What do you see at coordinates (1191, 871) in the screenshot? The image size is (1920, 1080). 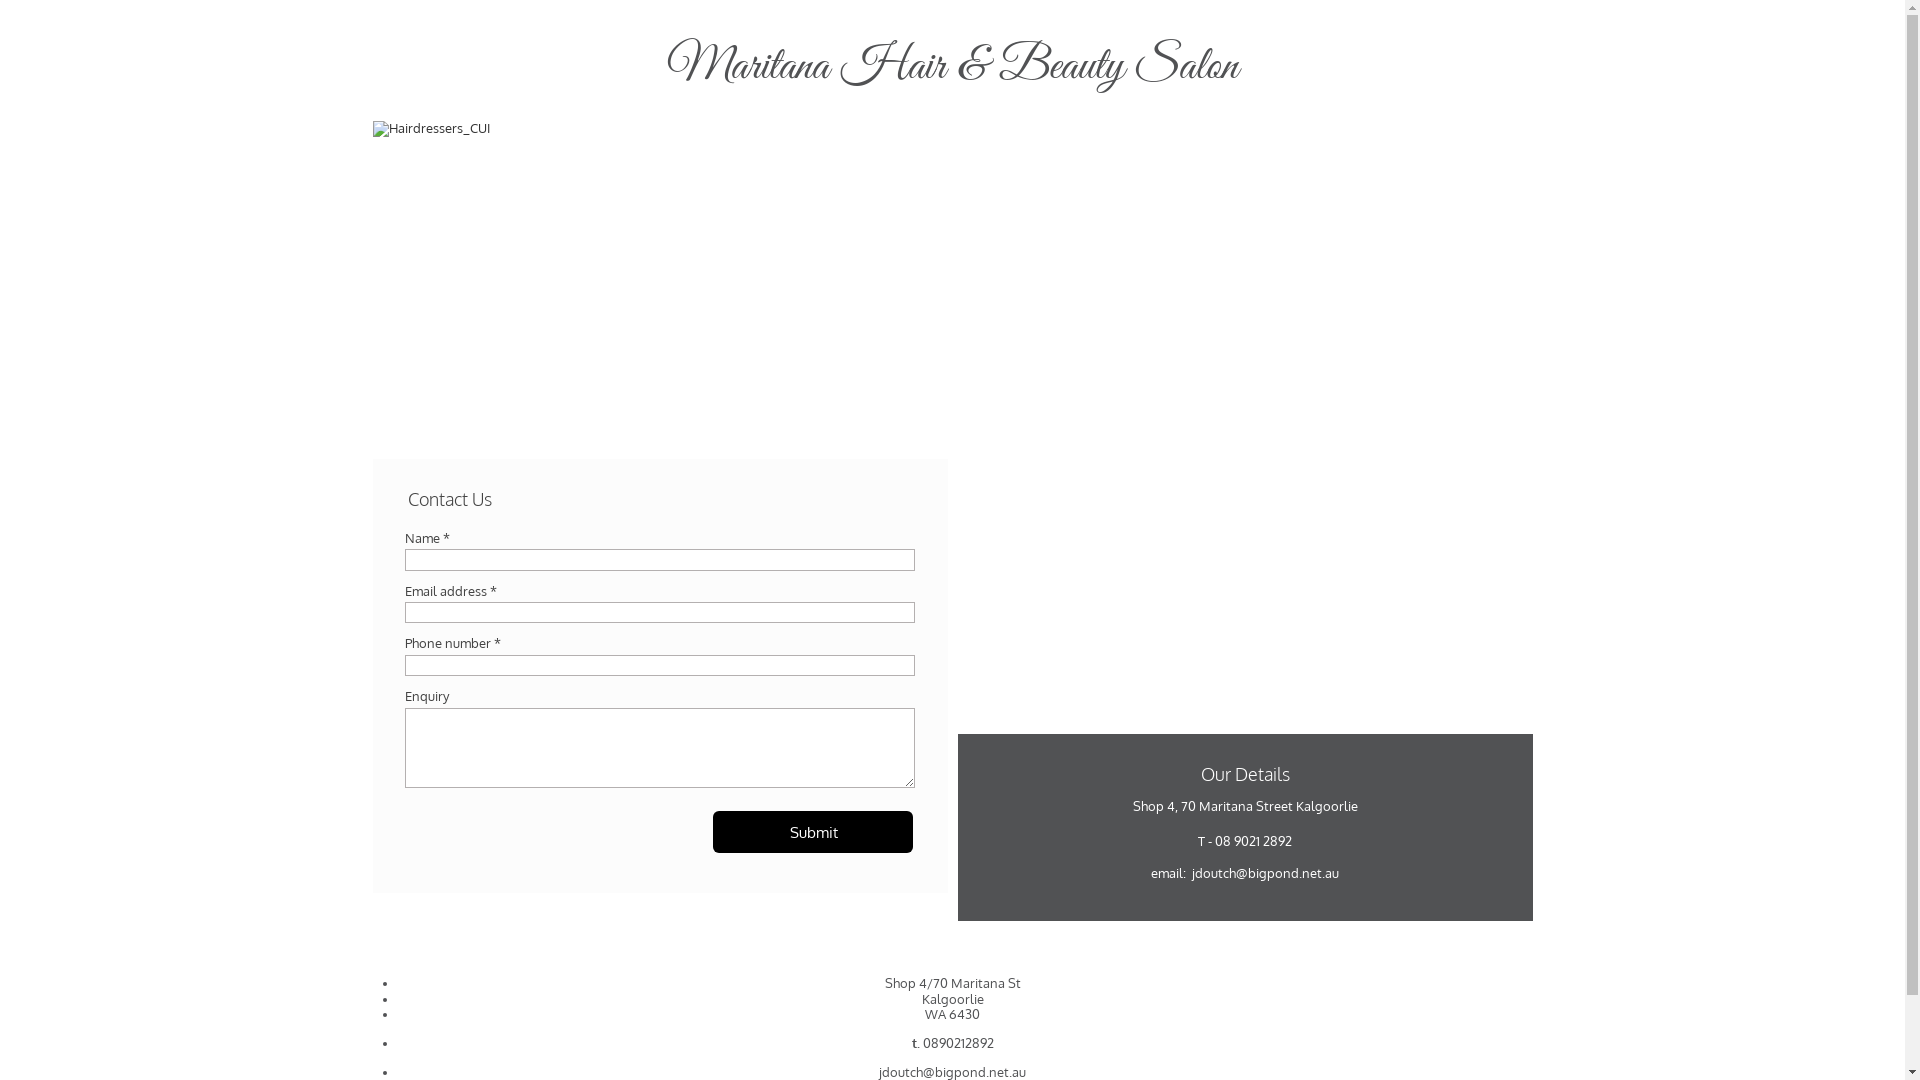 I see `'jdoutch@bigpond.net.au'` at bounding box center [1191, 871].